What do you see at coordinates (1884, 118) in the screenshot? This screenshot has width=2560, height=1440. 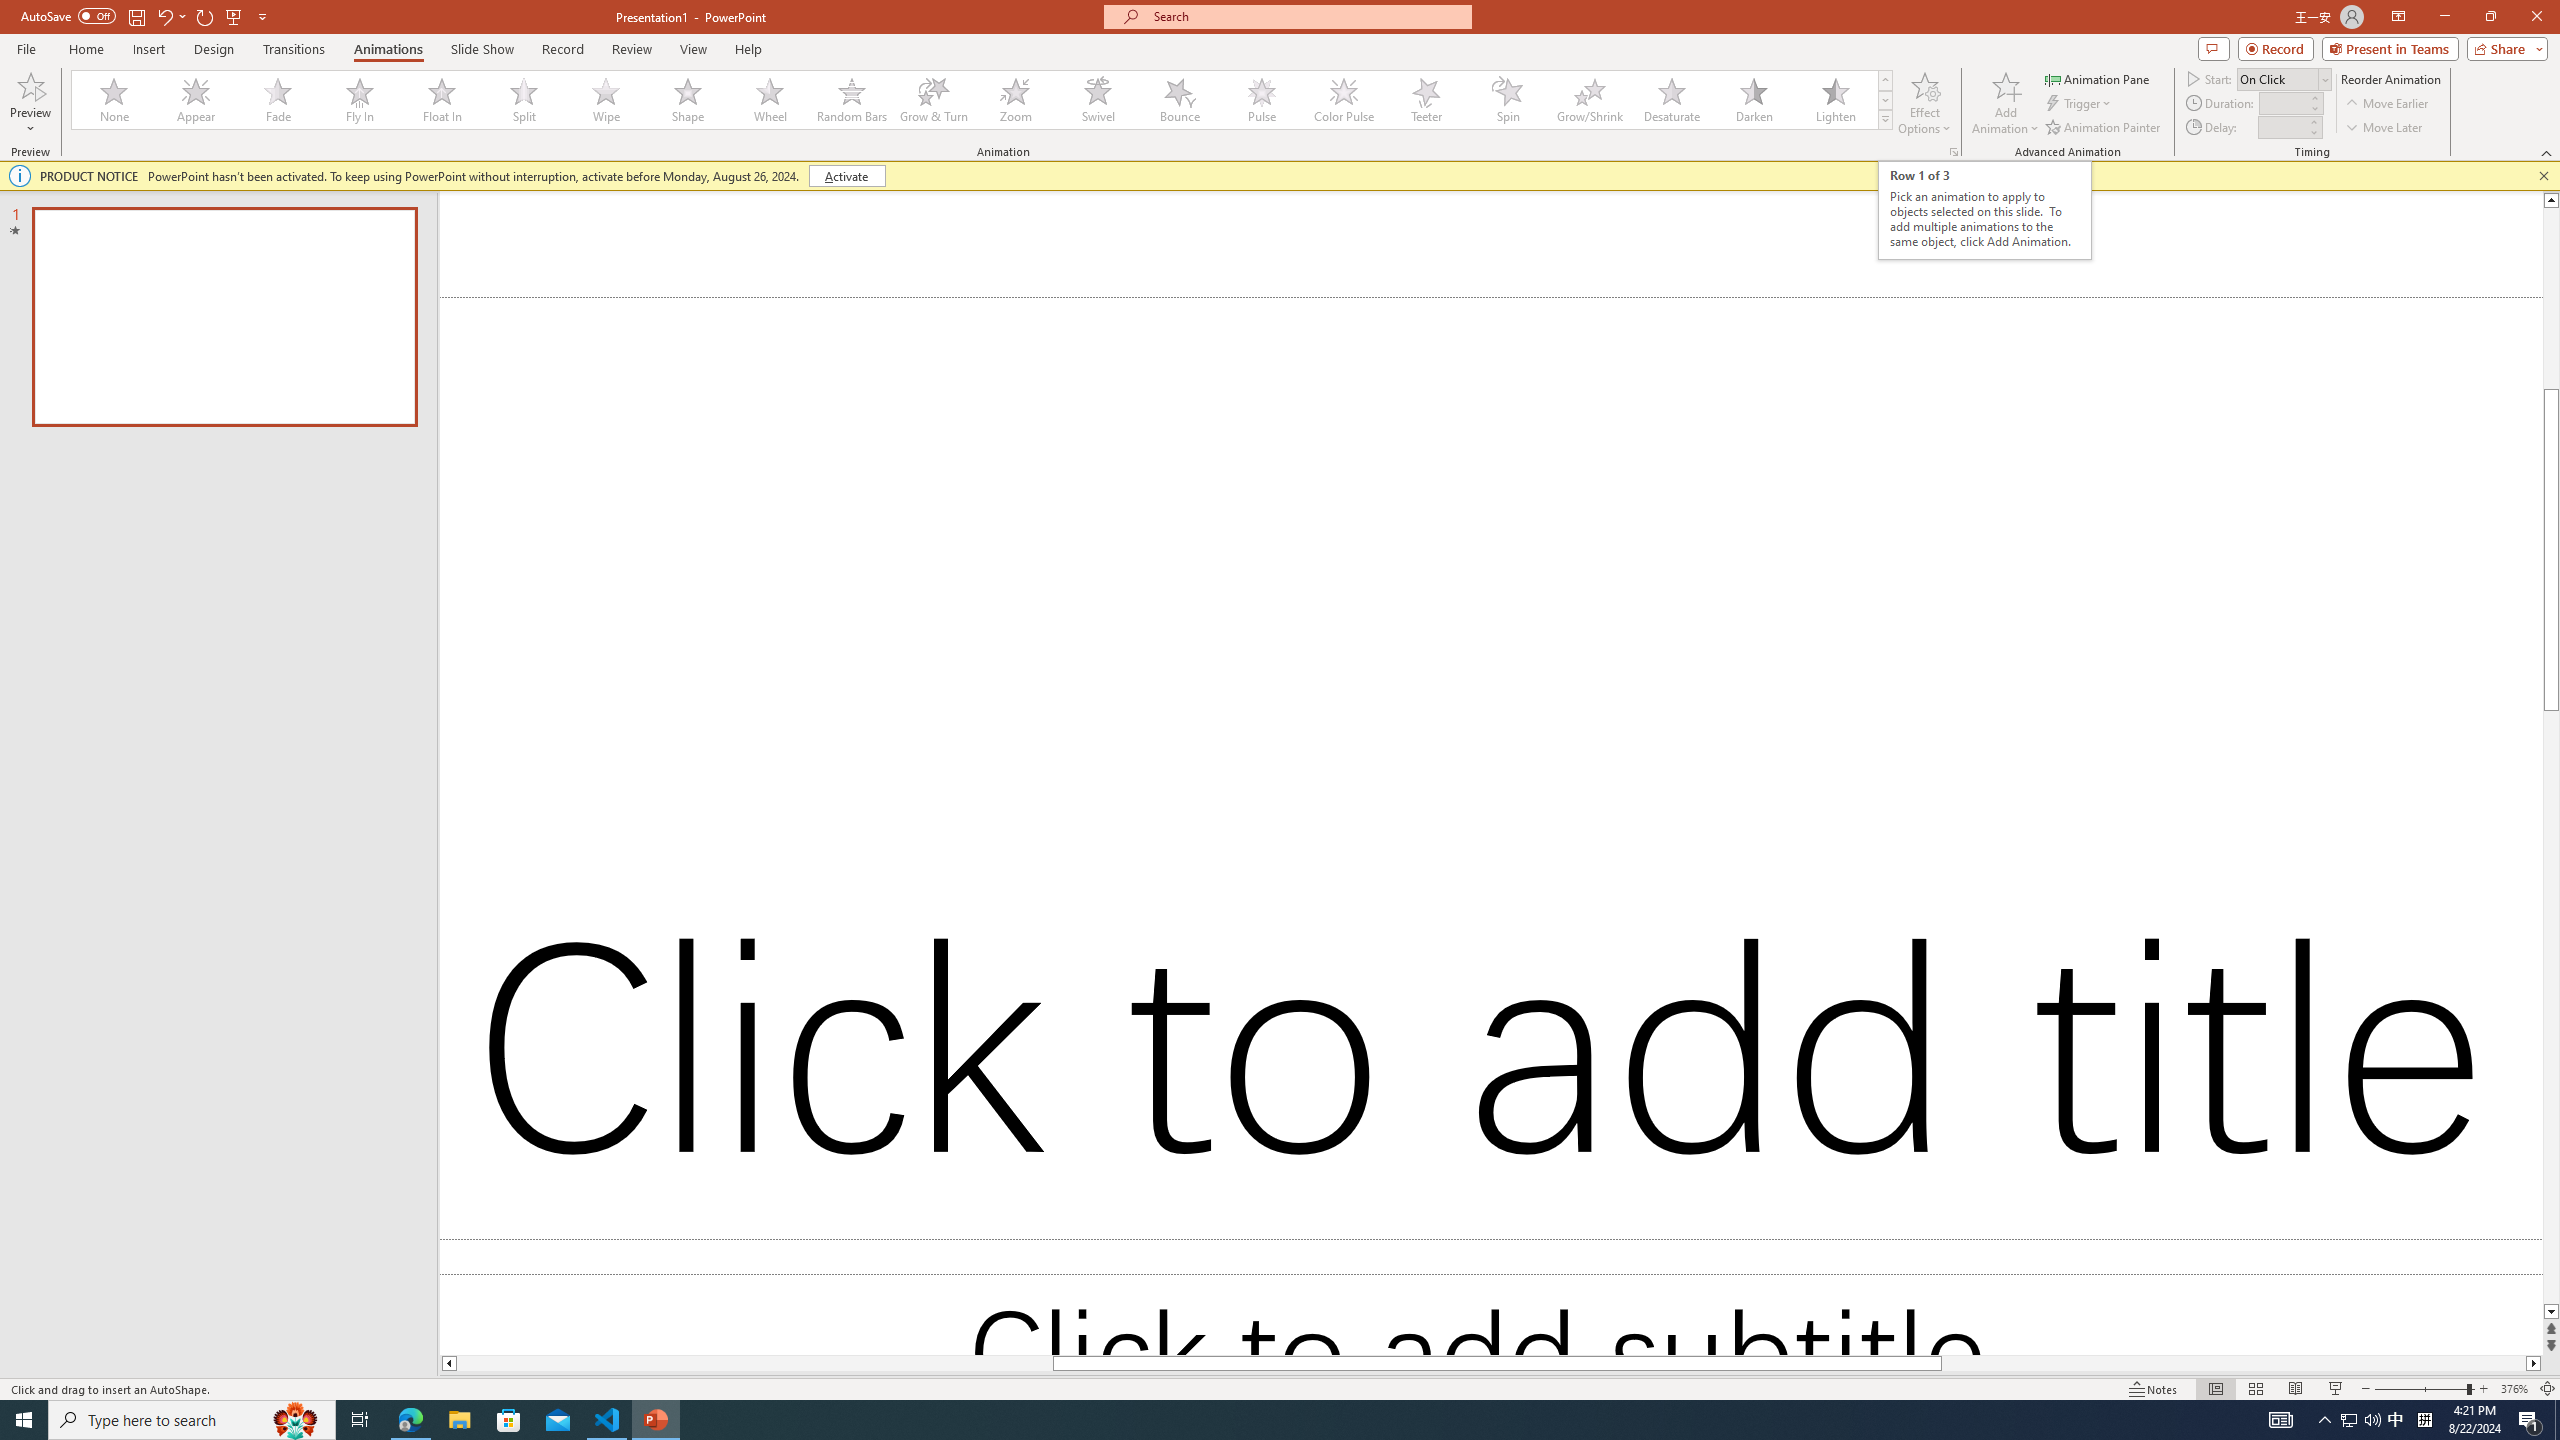 I see `'Animation Styles'` at bounding box center [1884, 118].